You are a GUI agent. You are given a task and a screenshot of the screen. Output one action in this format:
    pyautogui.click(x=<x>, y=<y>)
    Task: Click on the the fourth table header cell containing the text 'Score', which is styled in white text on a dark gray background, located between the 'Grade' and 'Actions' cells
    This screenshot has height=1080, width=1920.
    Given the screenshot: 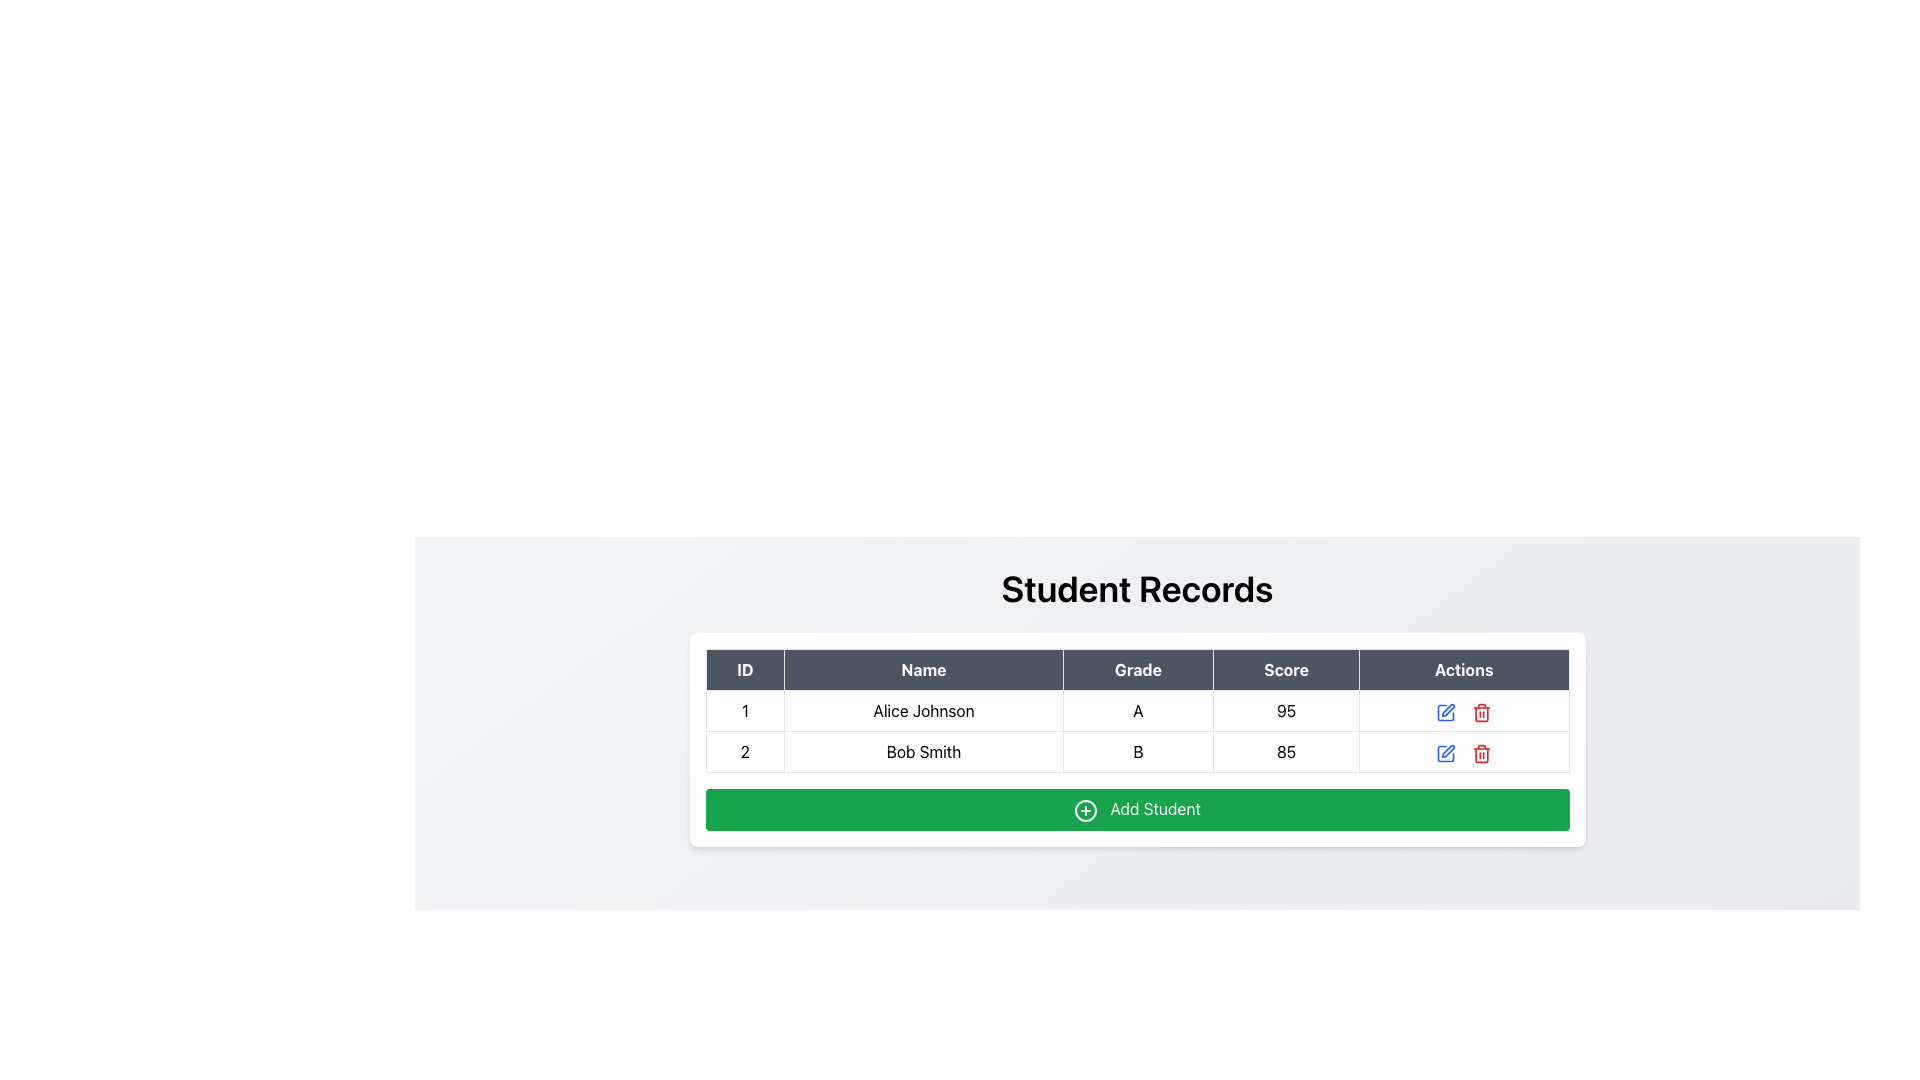 What is the action you would take?
    pyautogui.click(x=1286, y=670)
    